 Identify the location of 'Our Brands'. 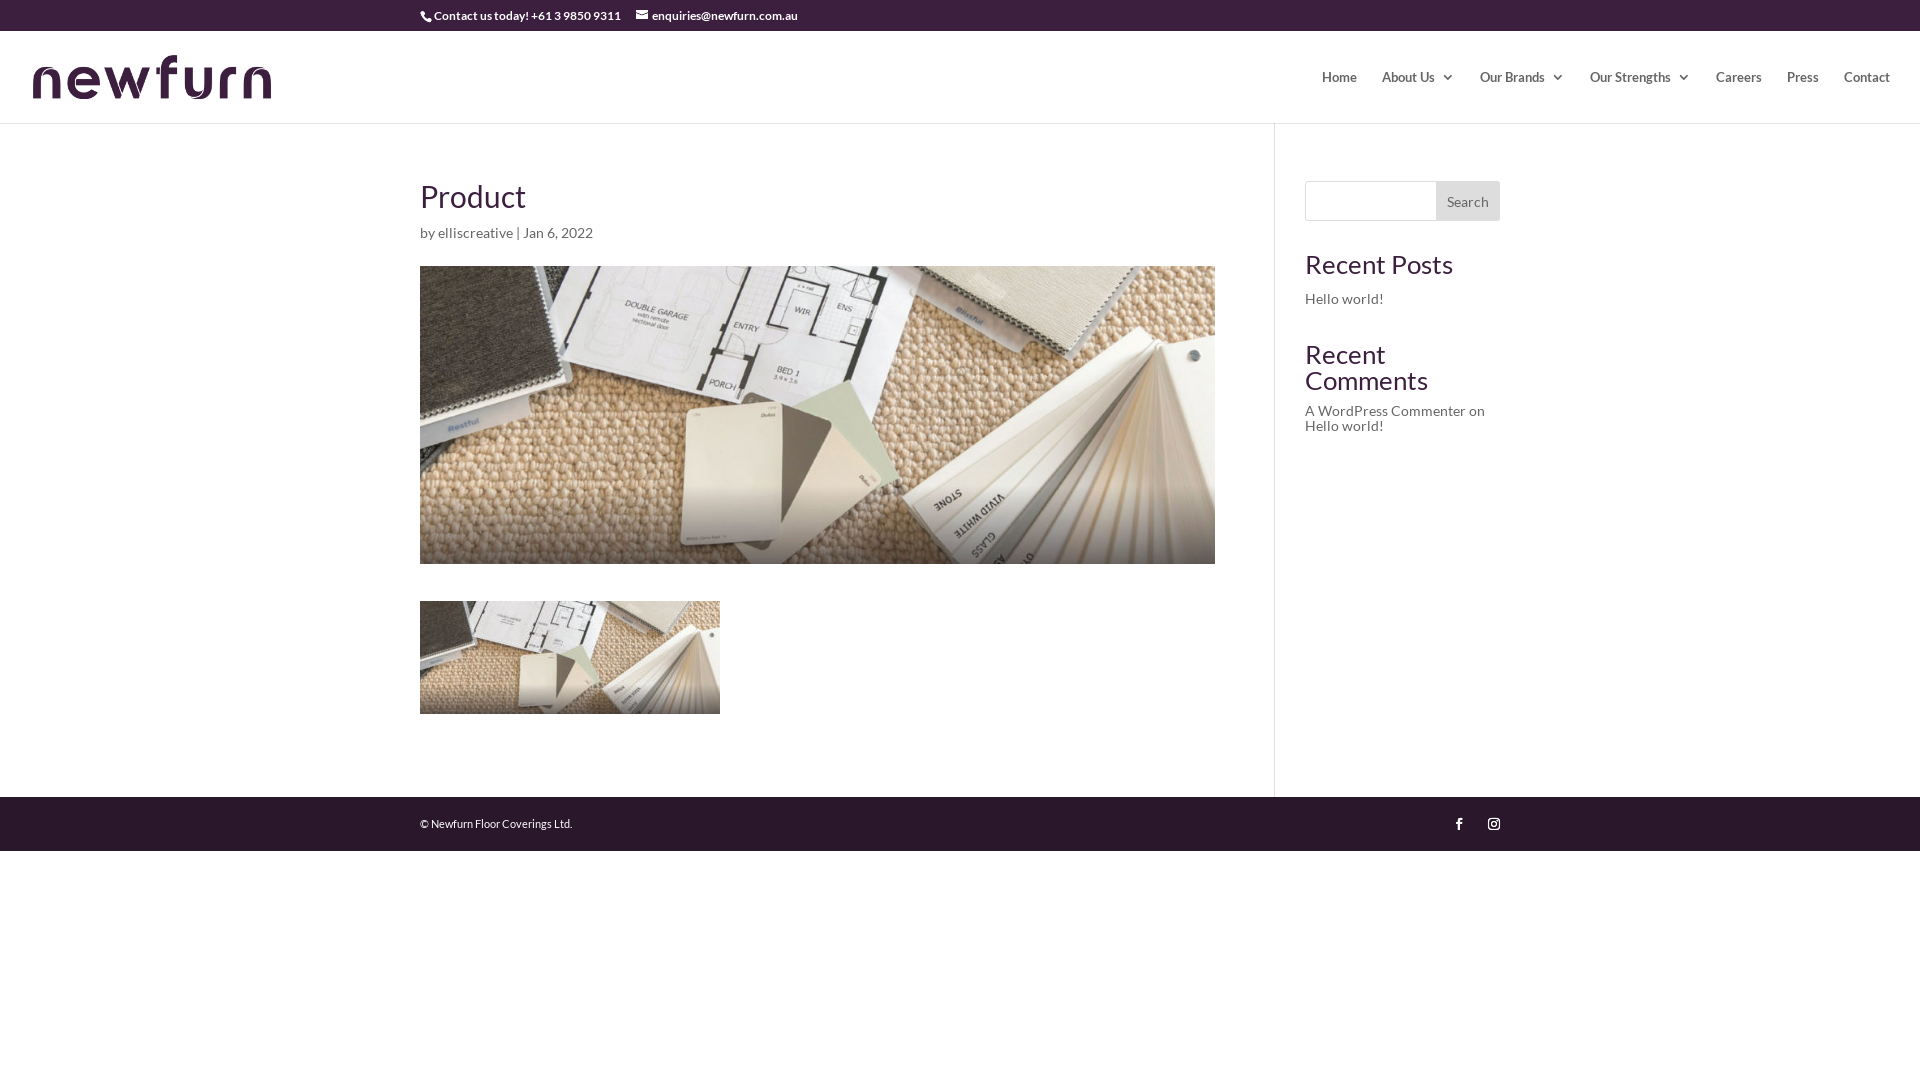
(1521, 96).